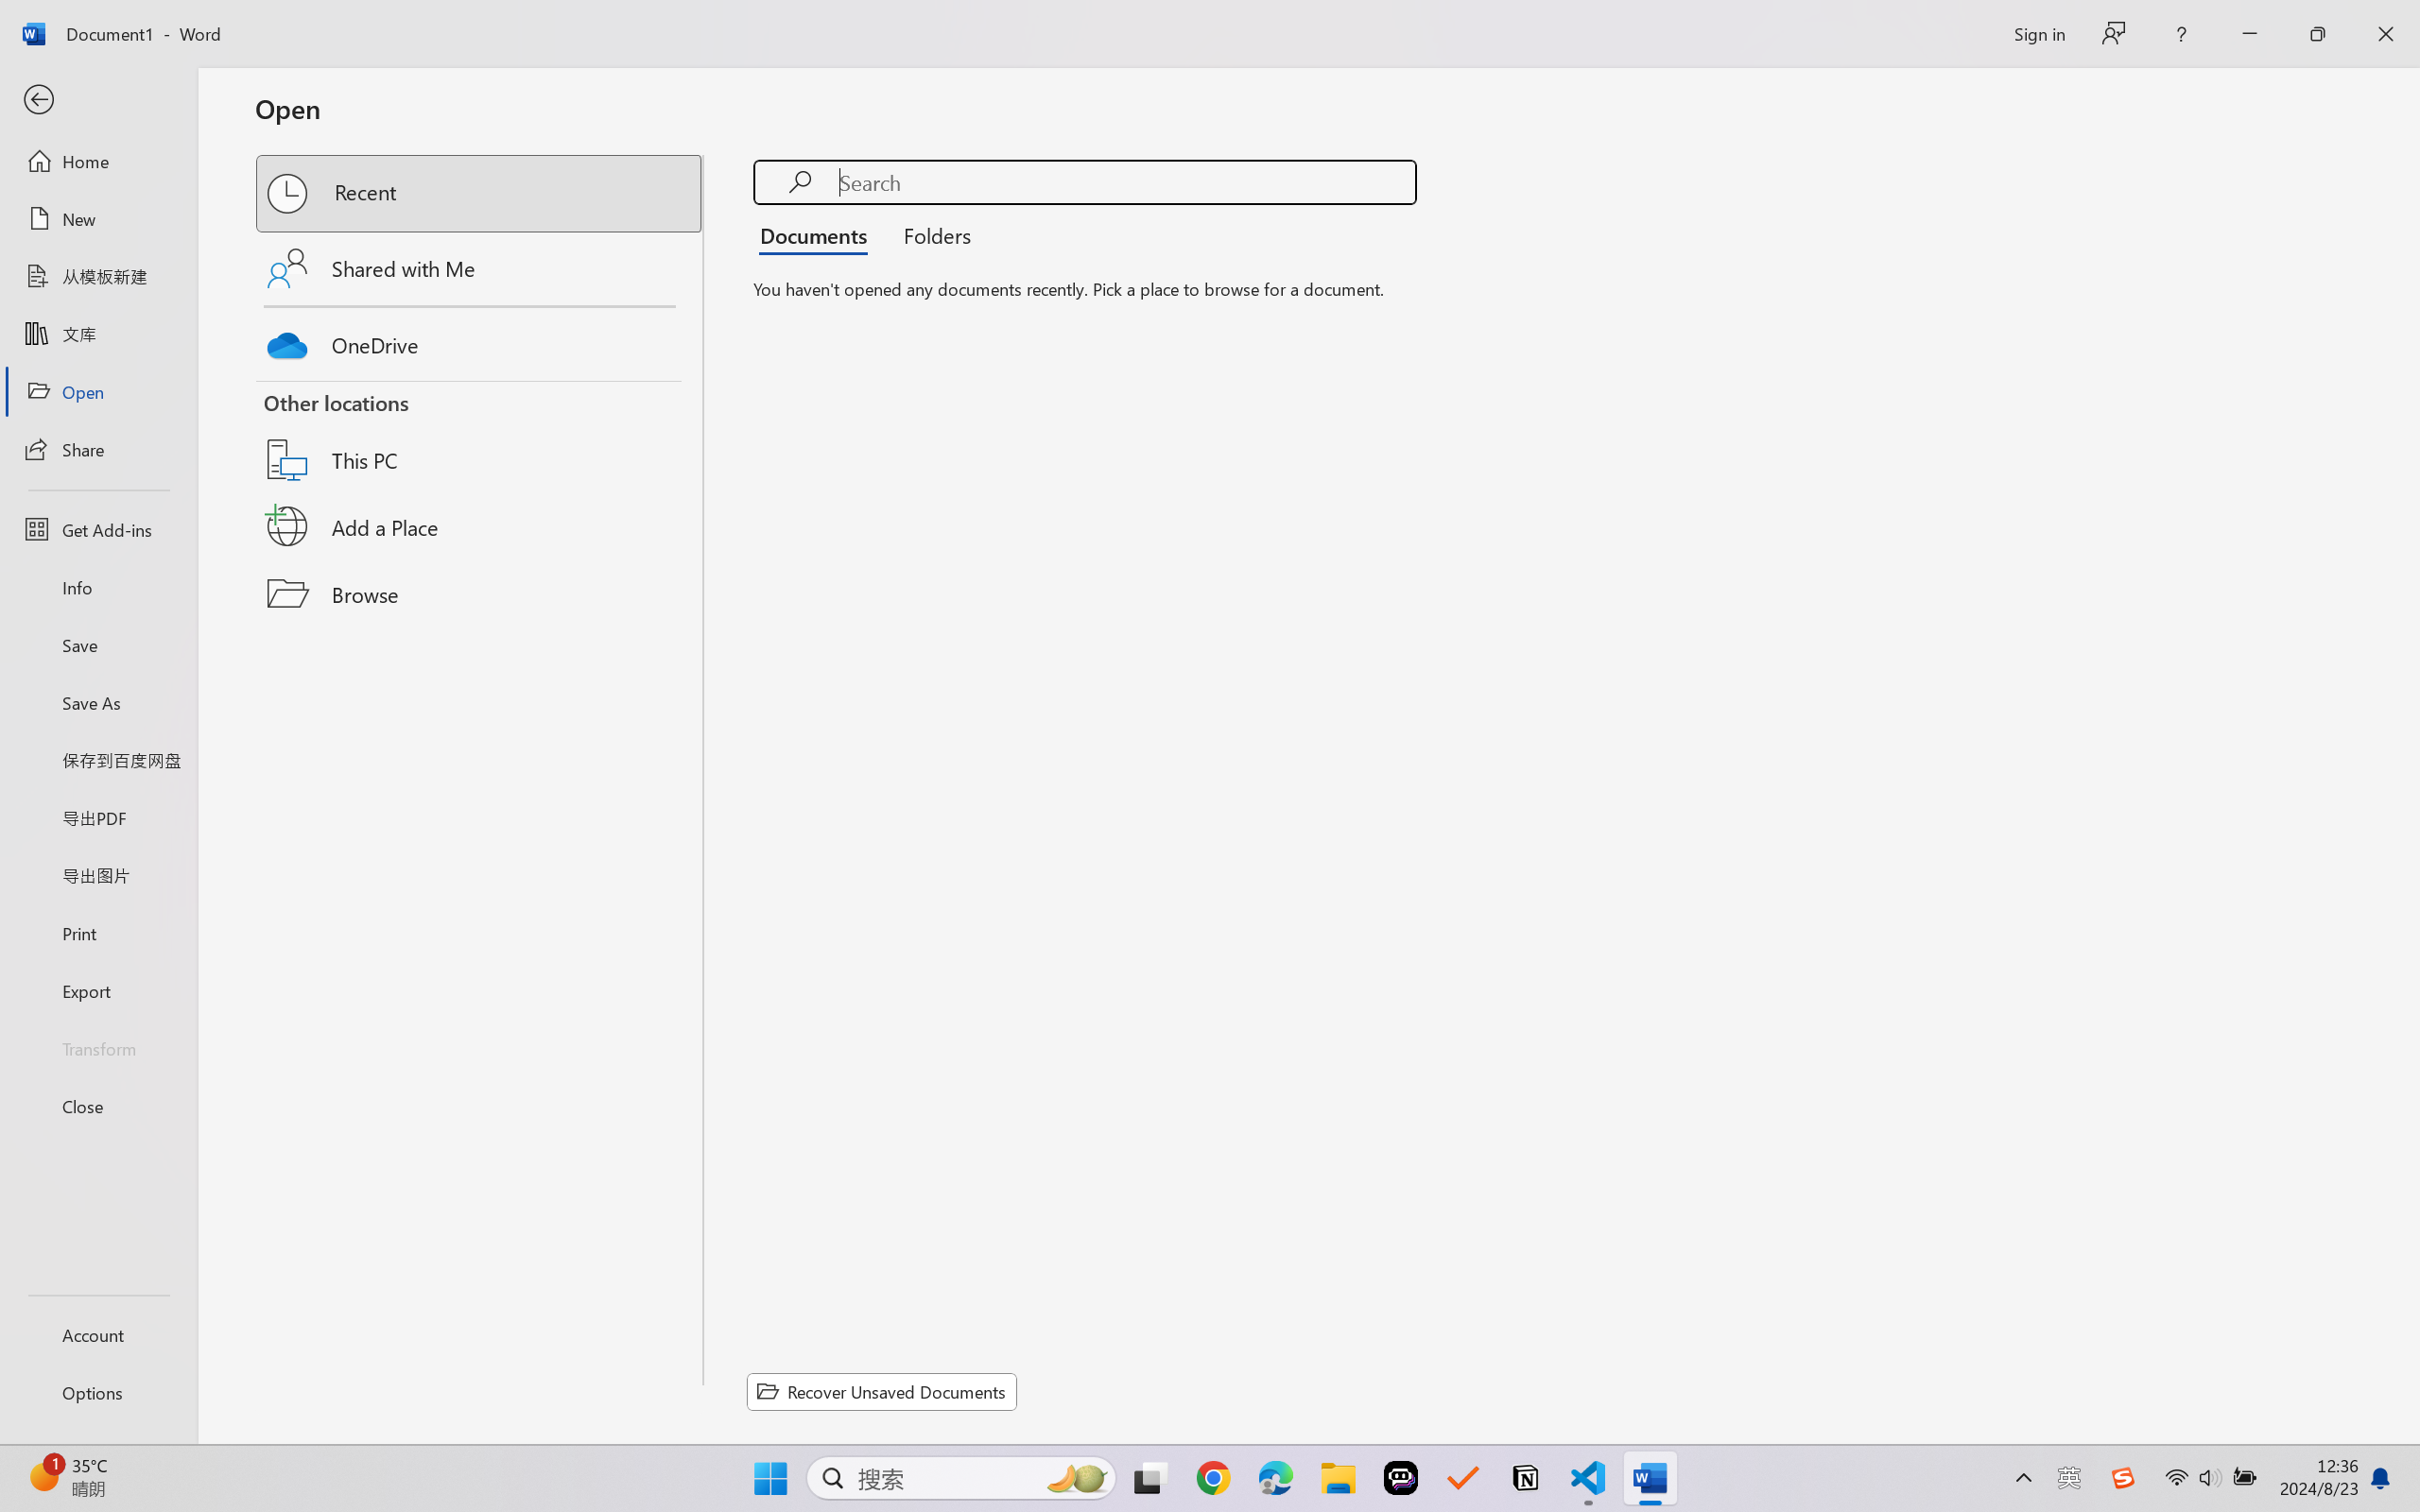 The image size is (2420, 1512). I want to click on 'Add a Place', so click(480, 525).